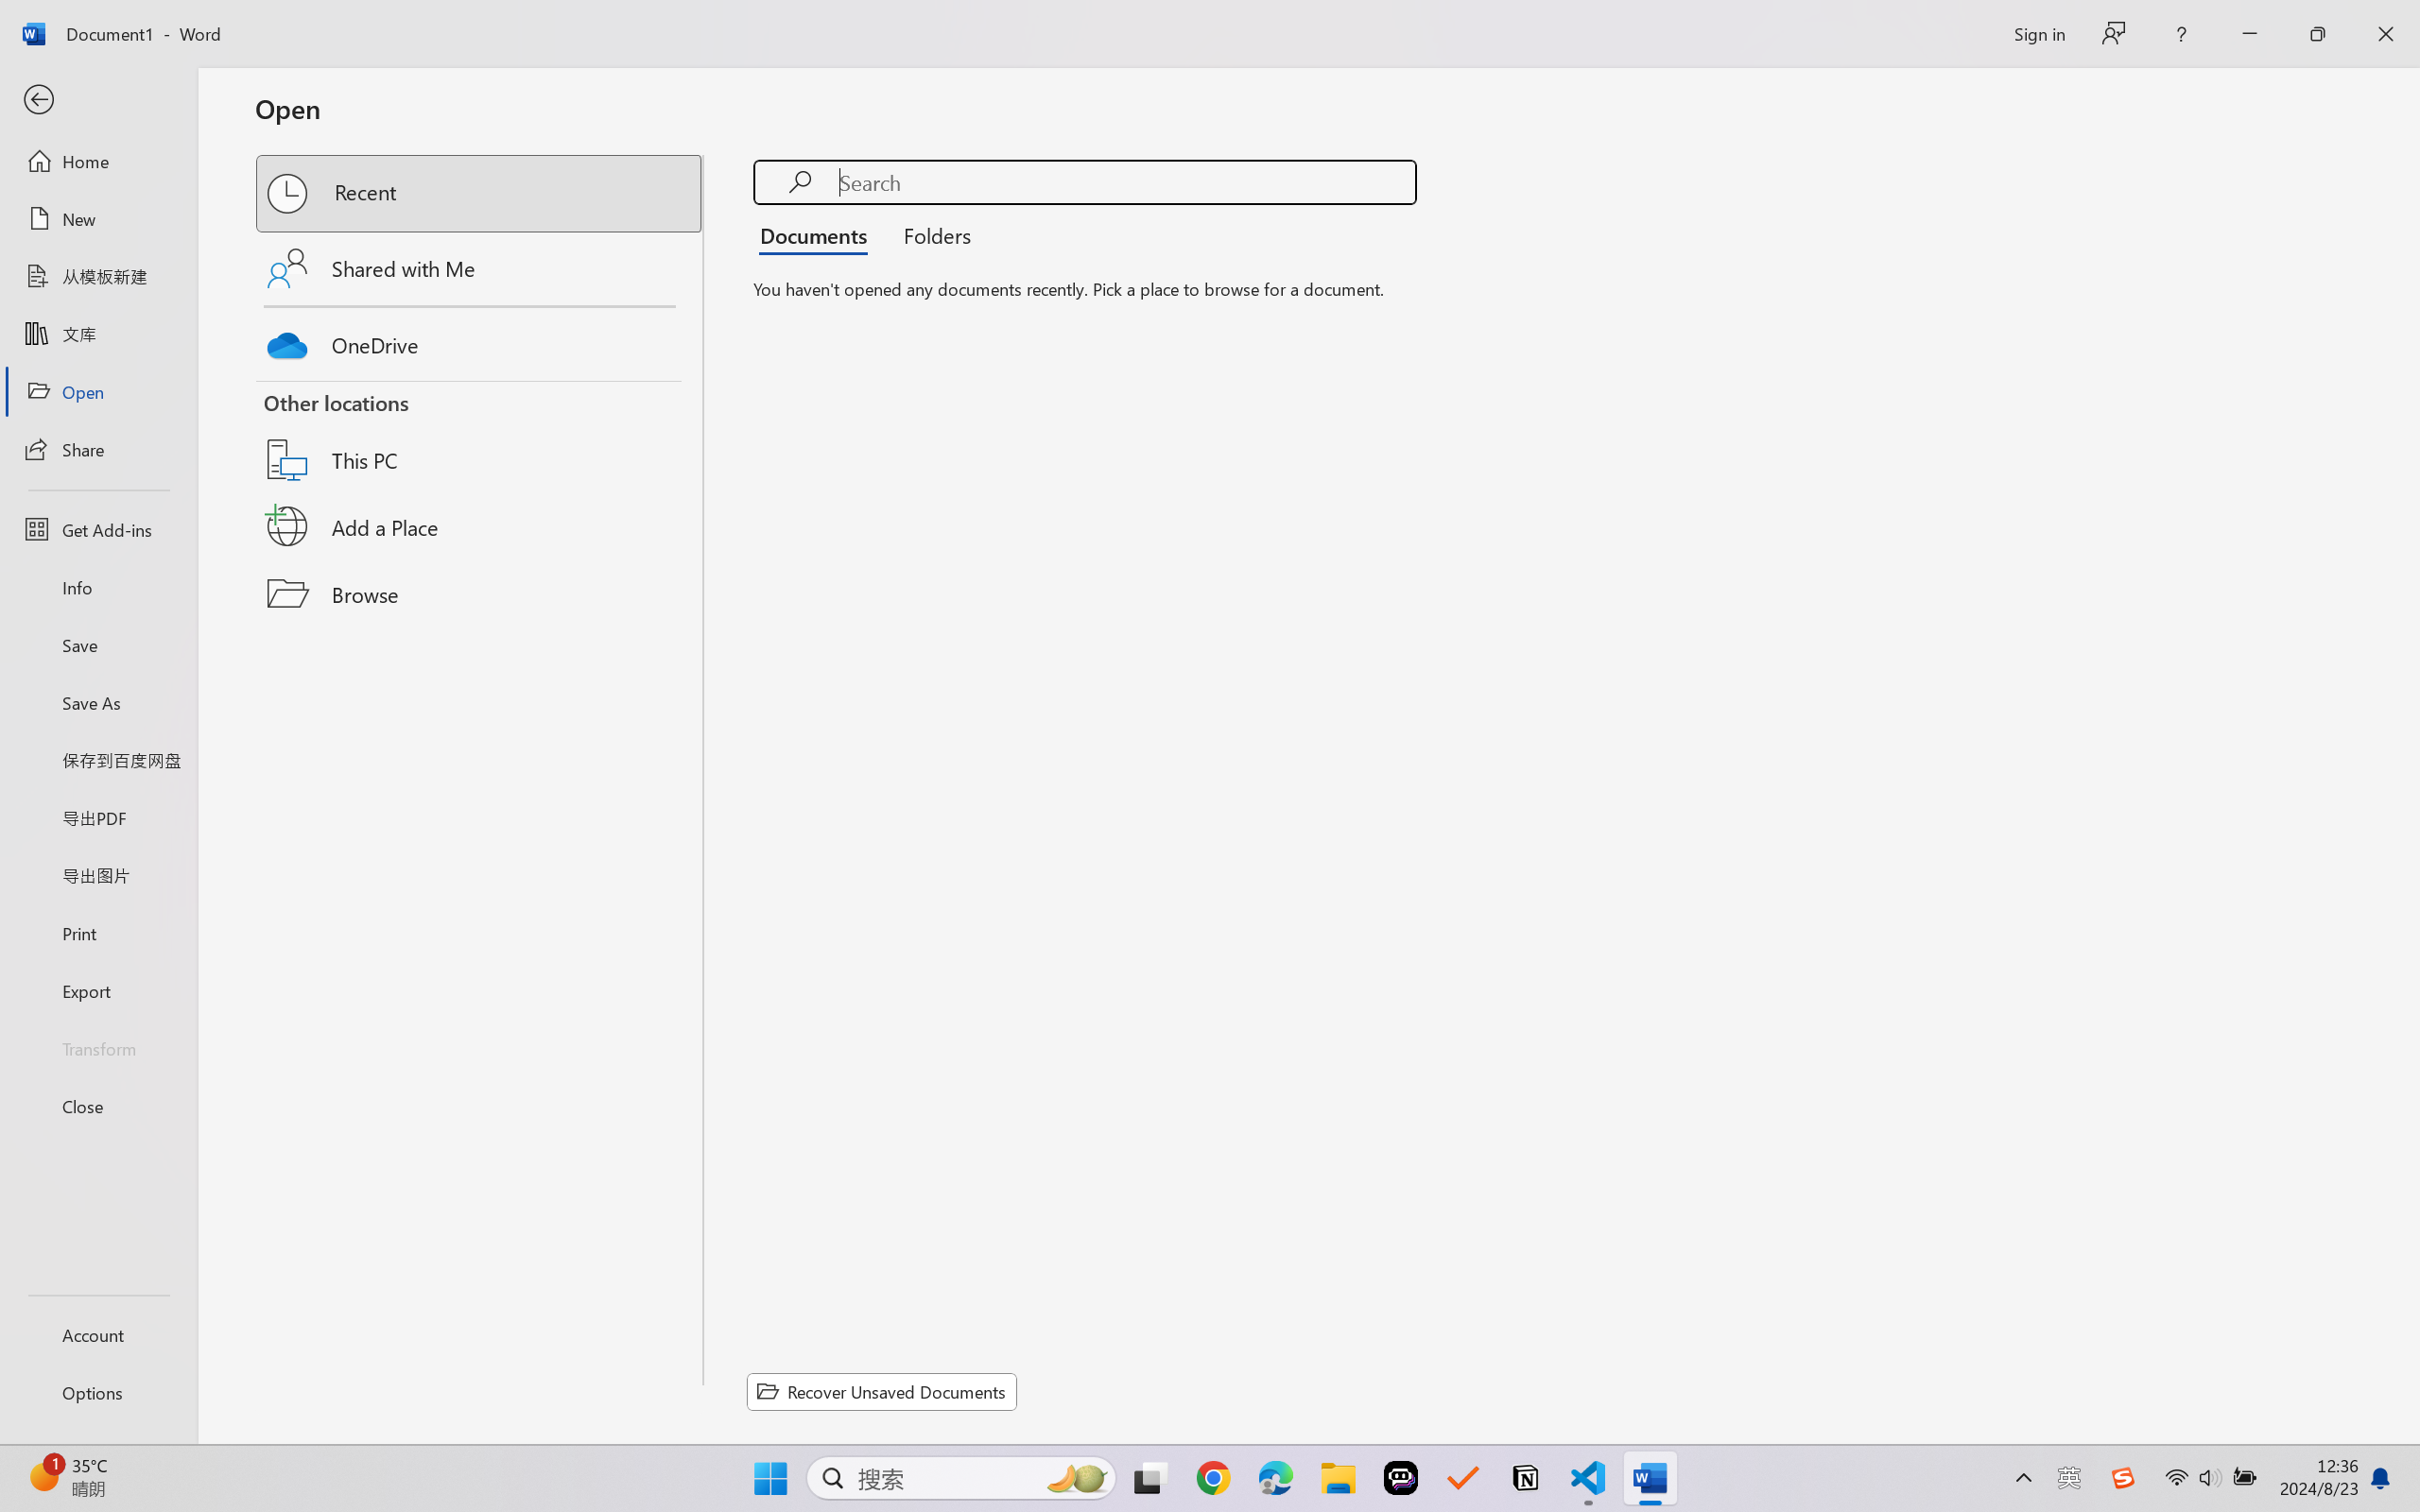 The image size is (2420, 1512). I want to click on 'Add a Place', so click(480, 525).